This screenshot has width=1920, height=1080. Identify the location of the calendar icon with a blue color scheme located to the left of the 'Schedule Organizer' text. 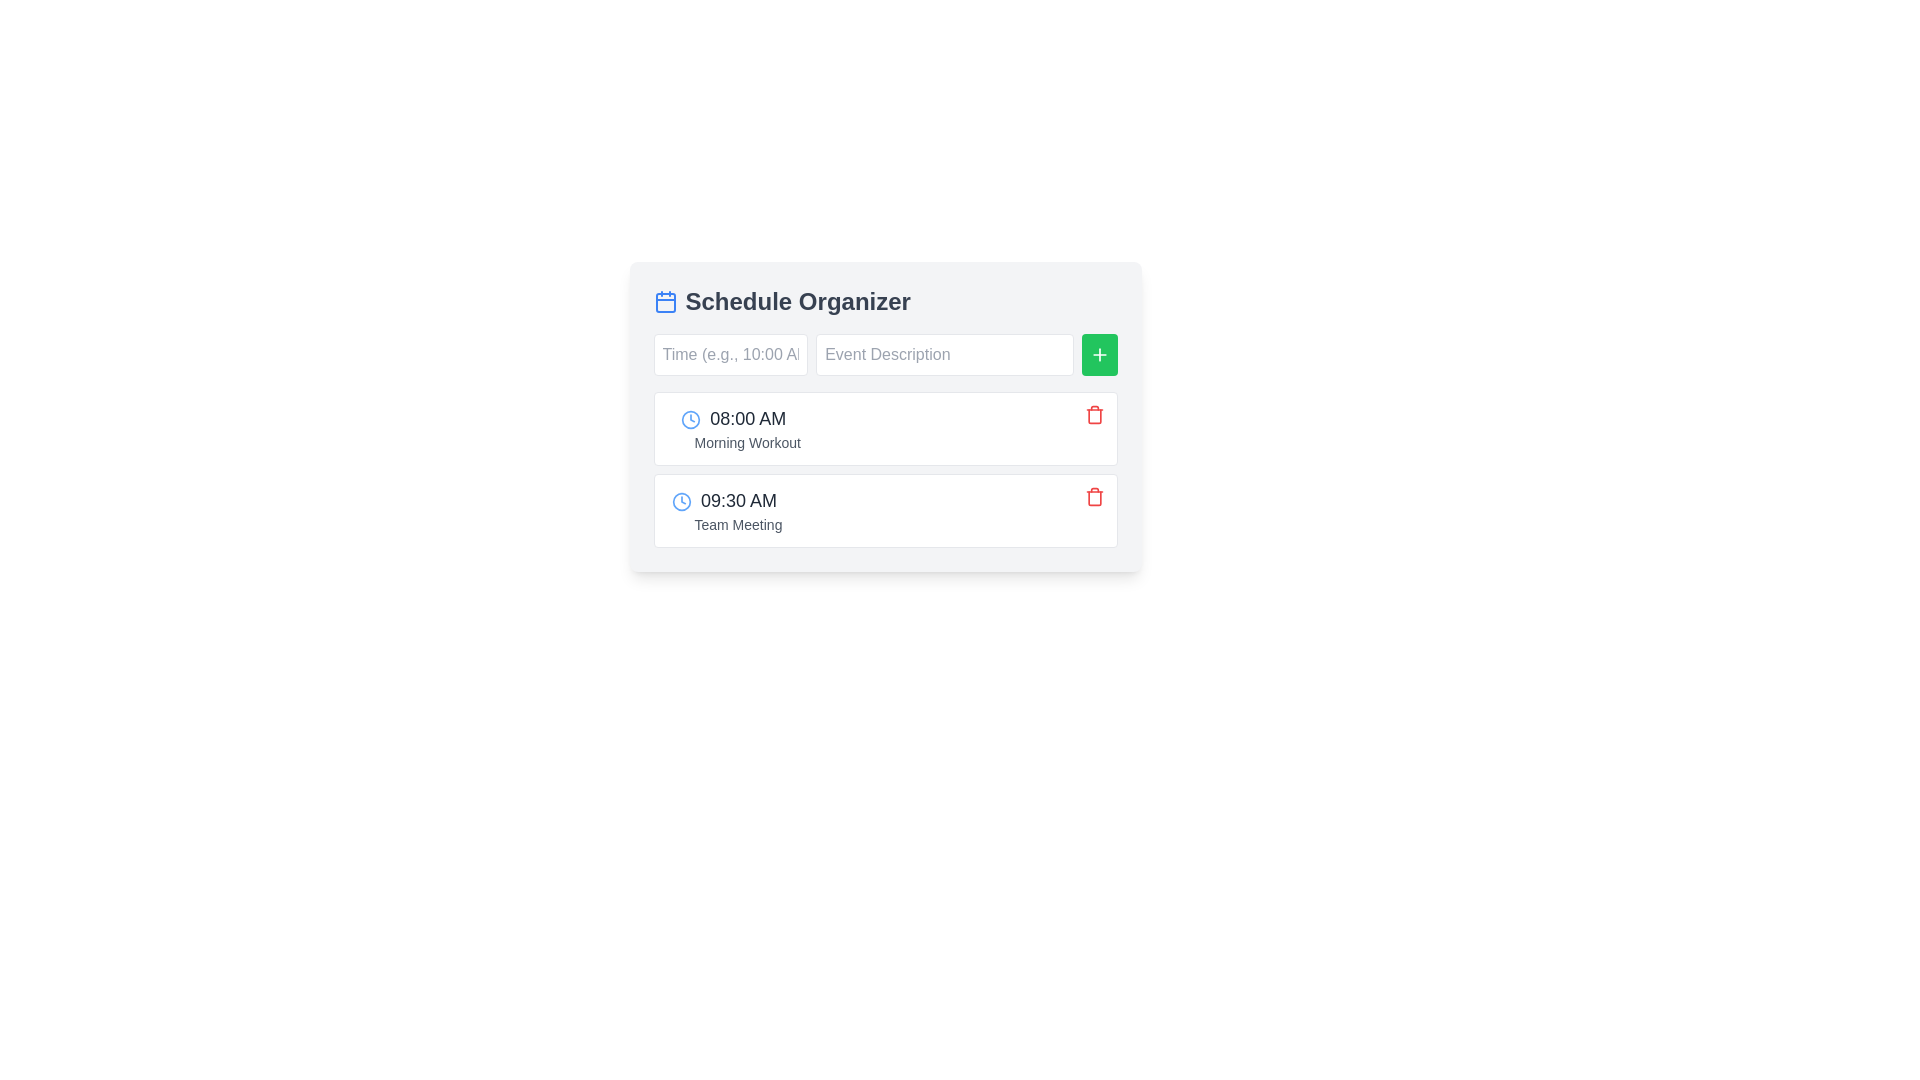
(665, 301).